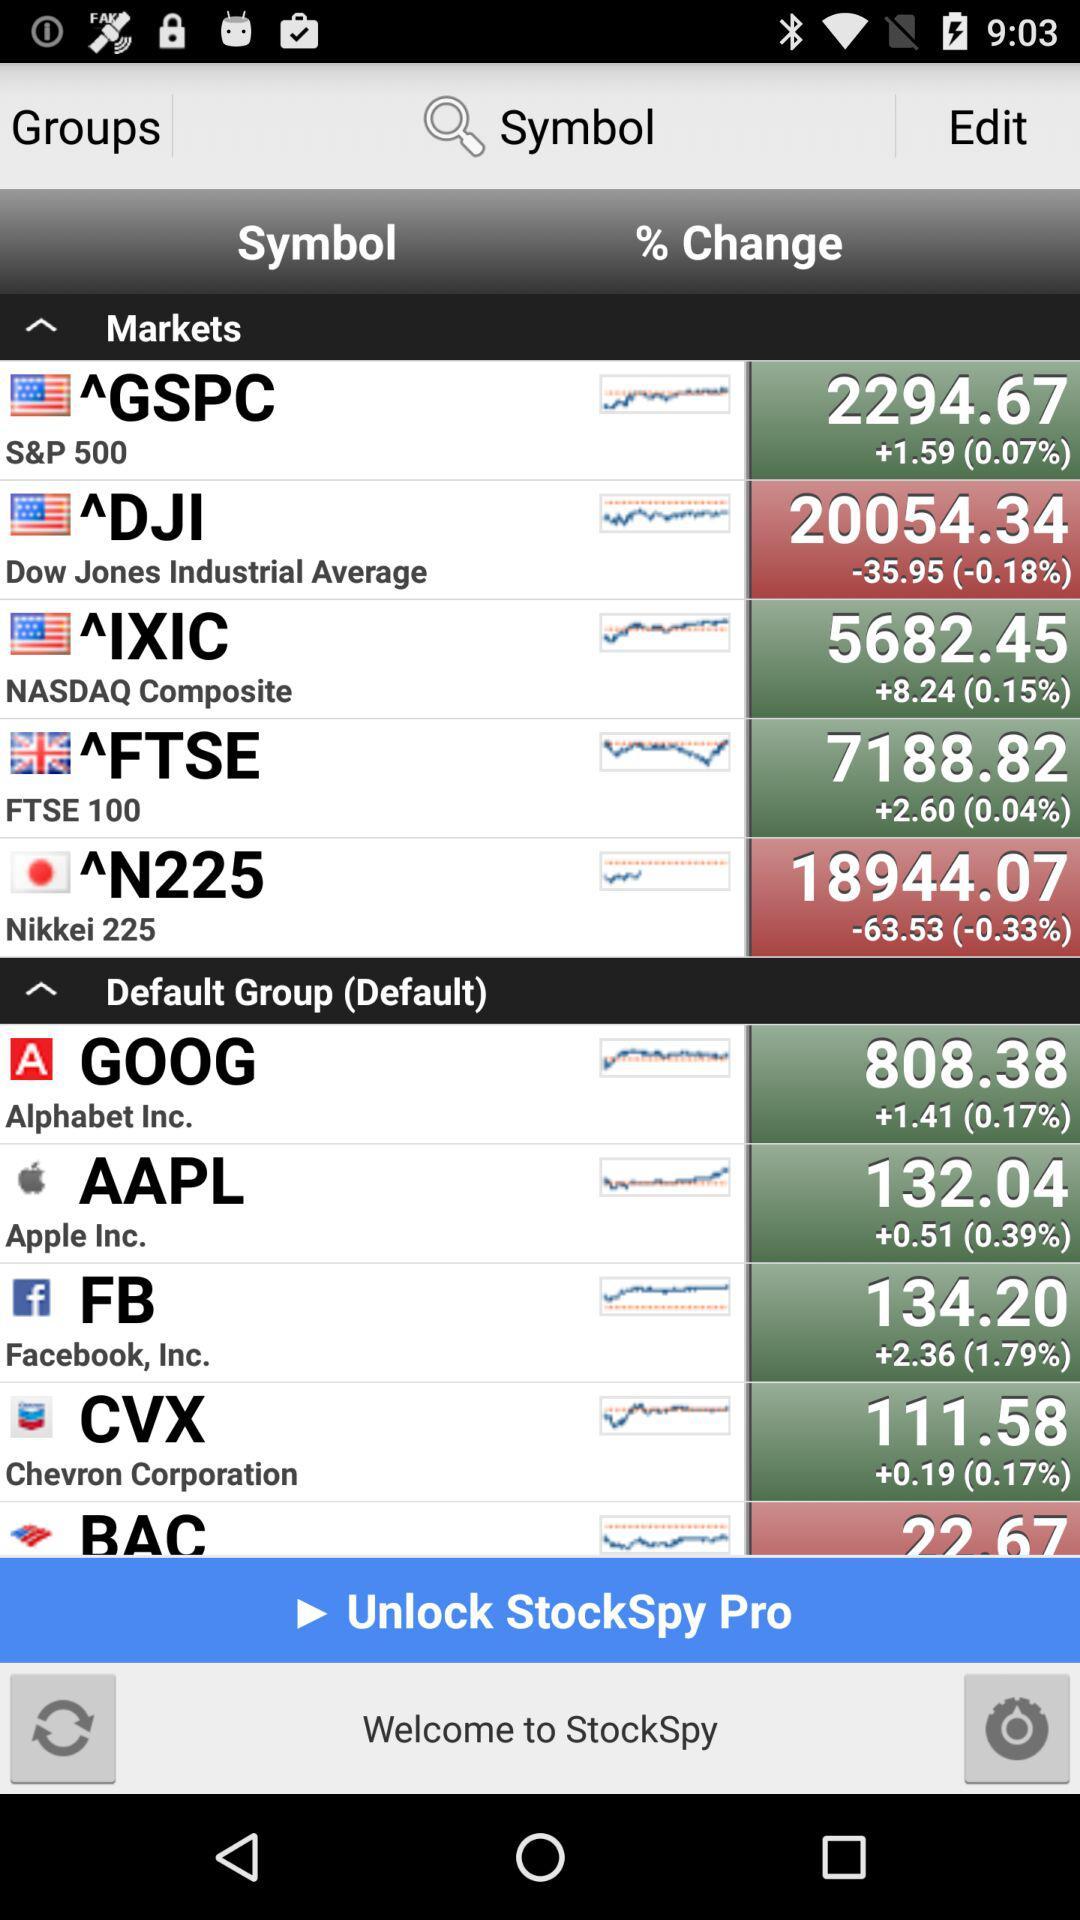 The width and height of the screenshot is (1080, 1920). I want to click on the refresh icon, so click(61, 1848).